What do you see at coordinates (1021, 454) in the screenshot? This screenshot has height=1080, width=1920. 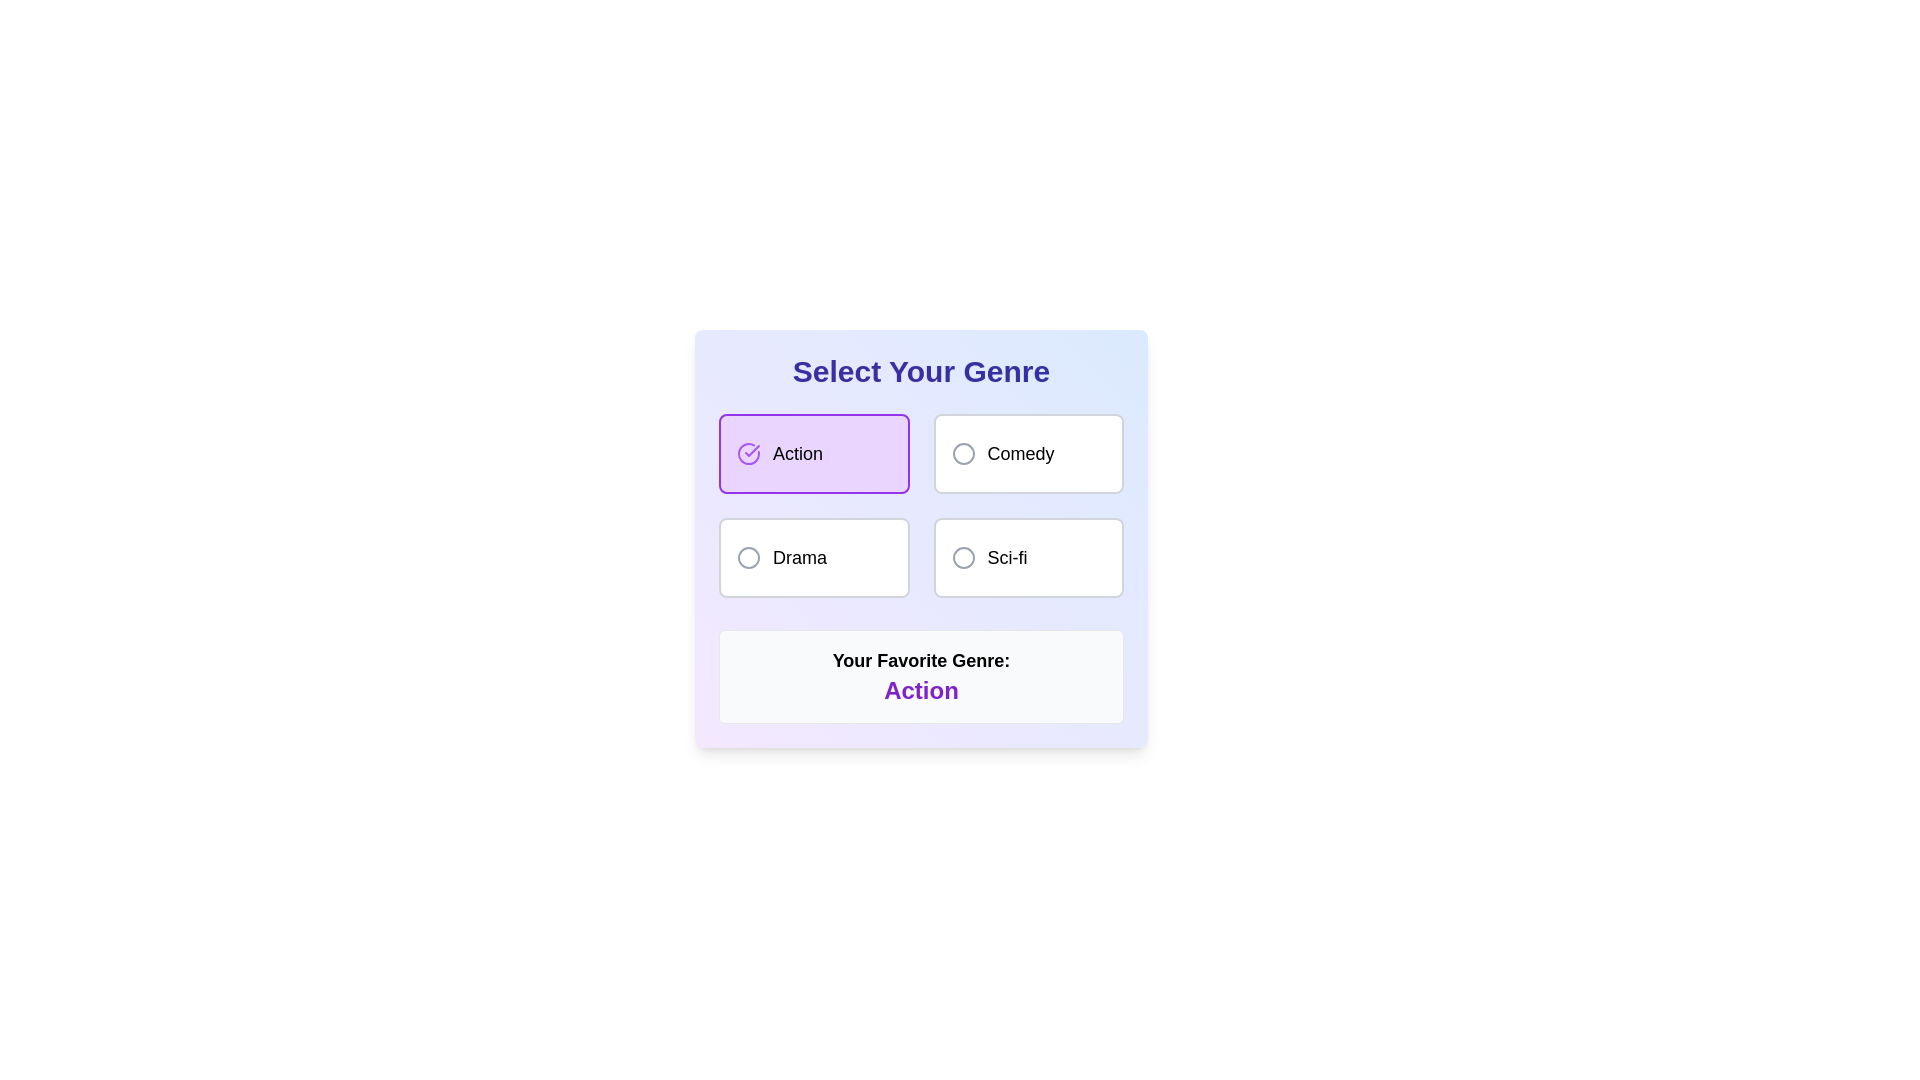 I see `the 'Comedy' genre label in the selection grid, located in the right column under 'Select Your Genre'` at bounding box center [1021, 454].